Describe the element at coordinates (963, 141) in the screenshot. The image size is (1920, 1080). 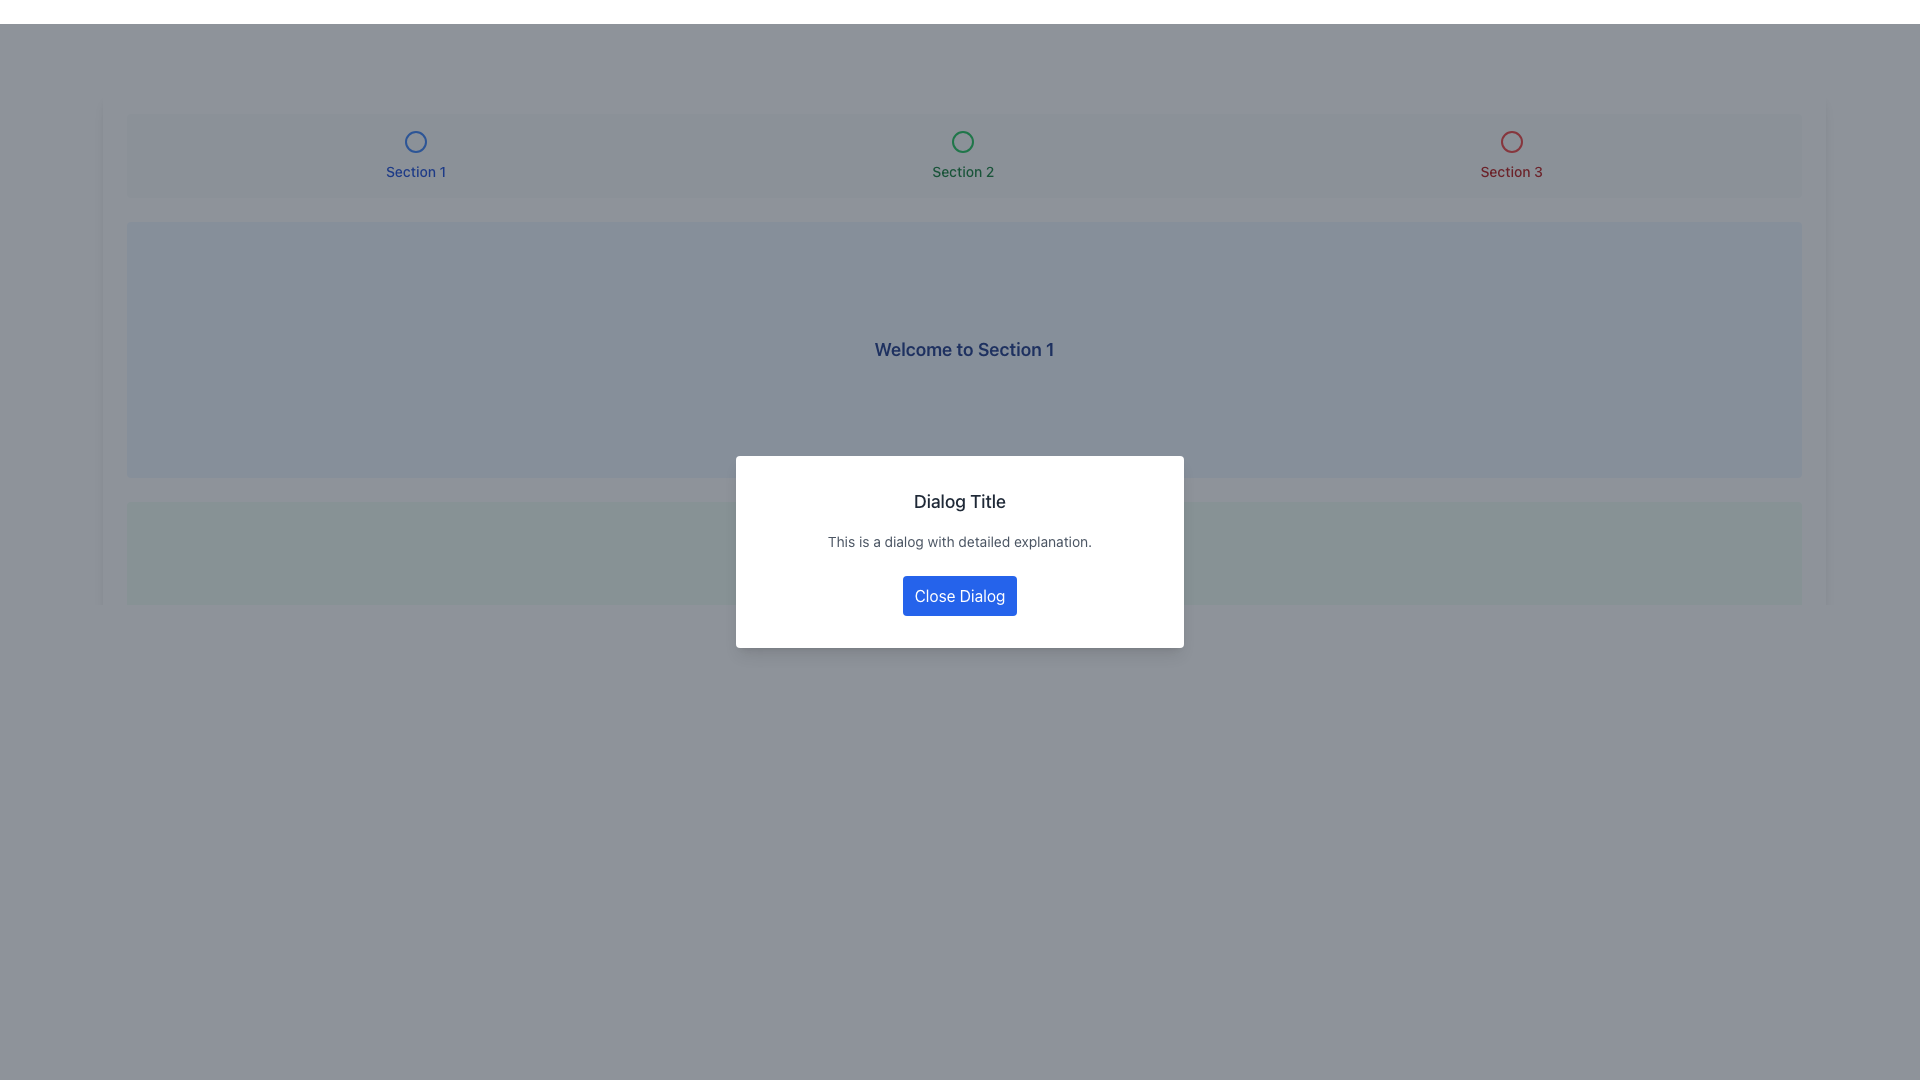
I see `the icon associated with 'Section 2' located at the top center of the interface, positioned directly above the text label 'Section 2'` at that location.